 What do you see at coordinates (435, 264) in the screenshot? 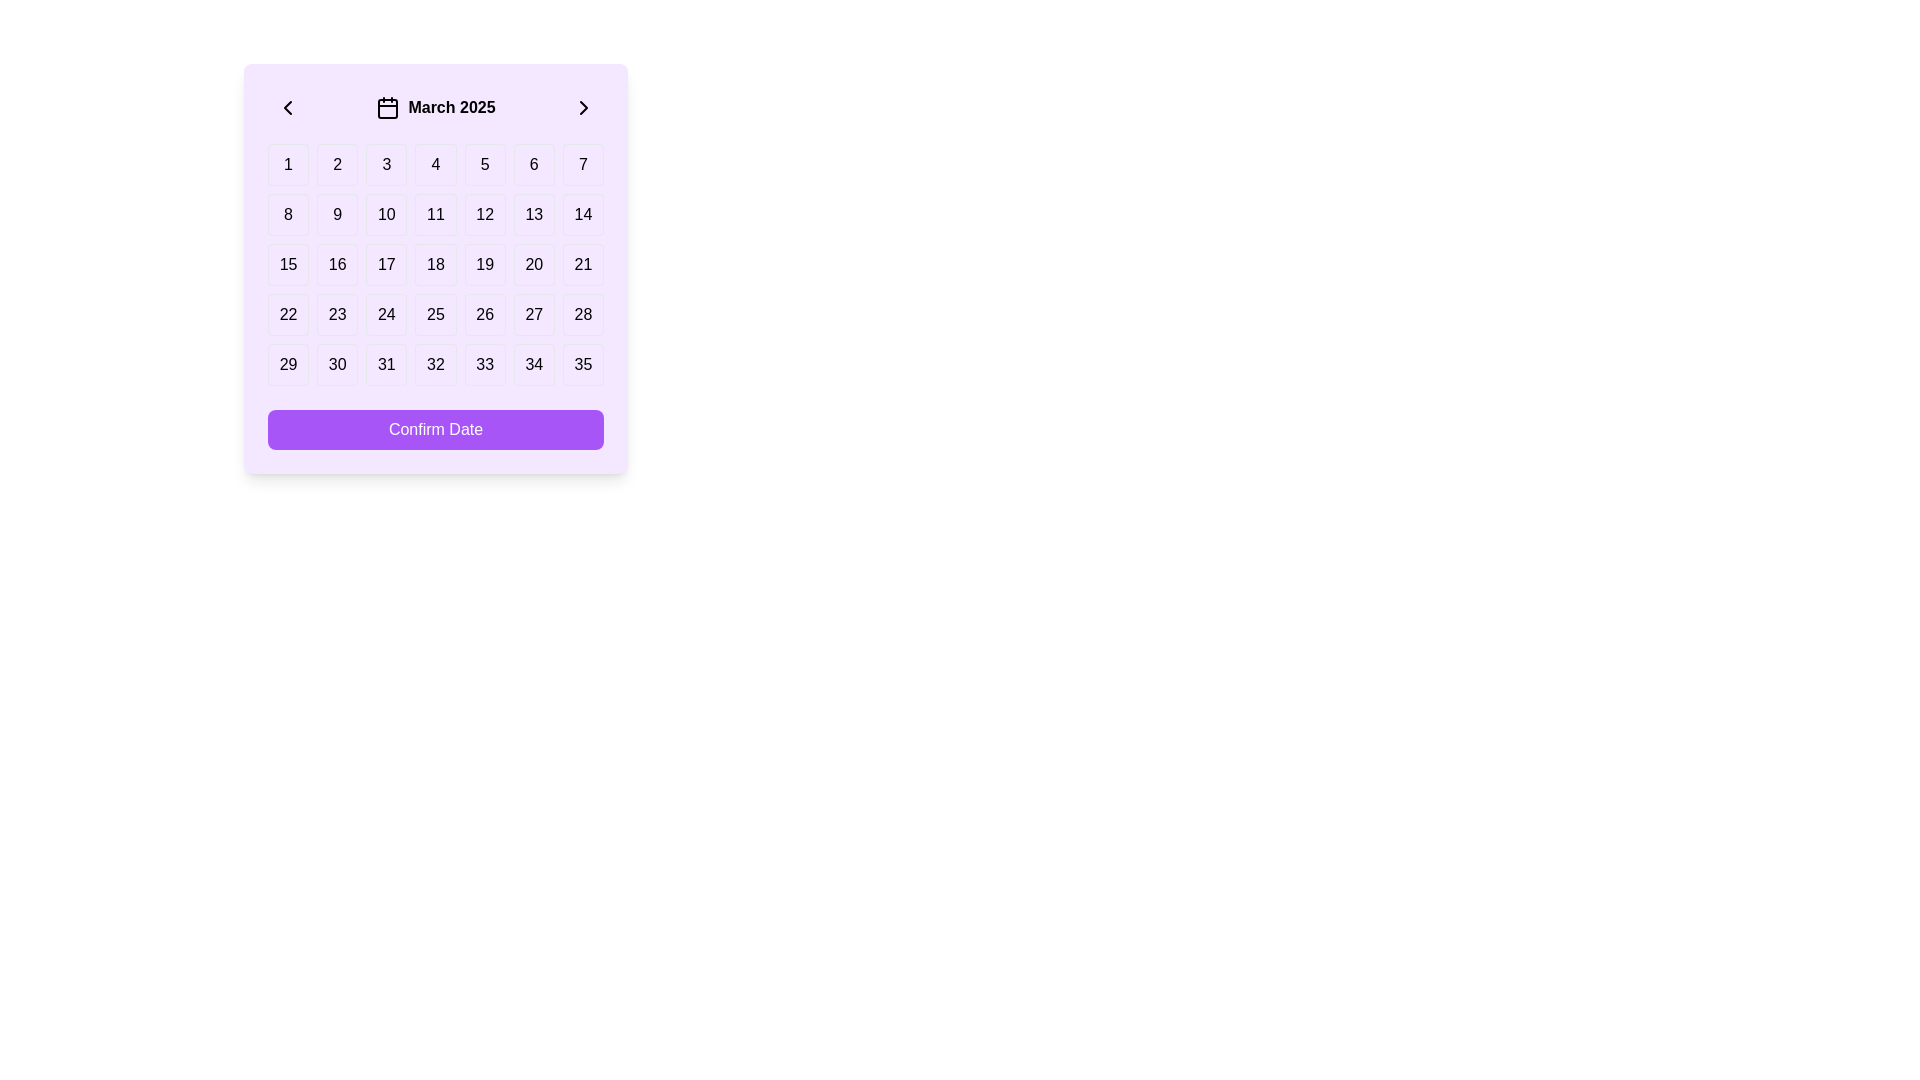
I see `the button representing a specific calendar day in the grid layout, which is light purple and numerically ordered` at bounding box center [435, 264].